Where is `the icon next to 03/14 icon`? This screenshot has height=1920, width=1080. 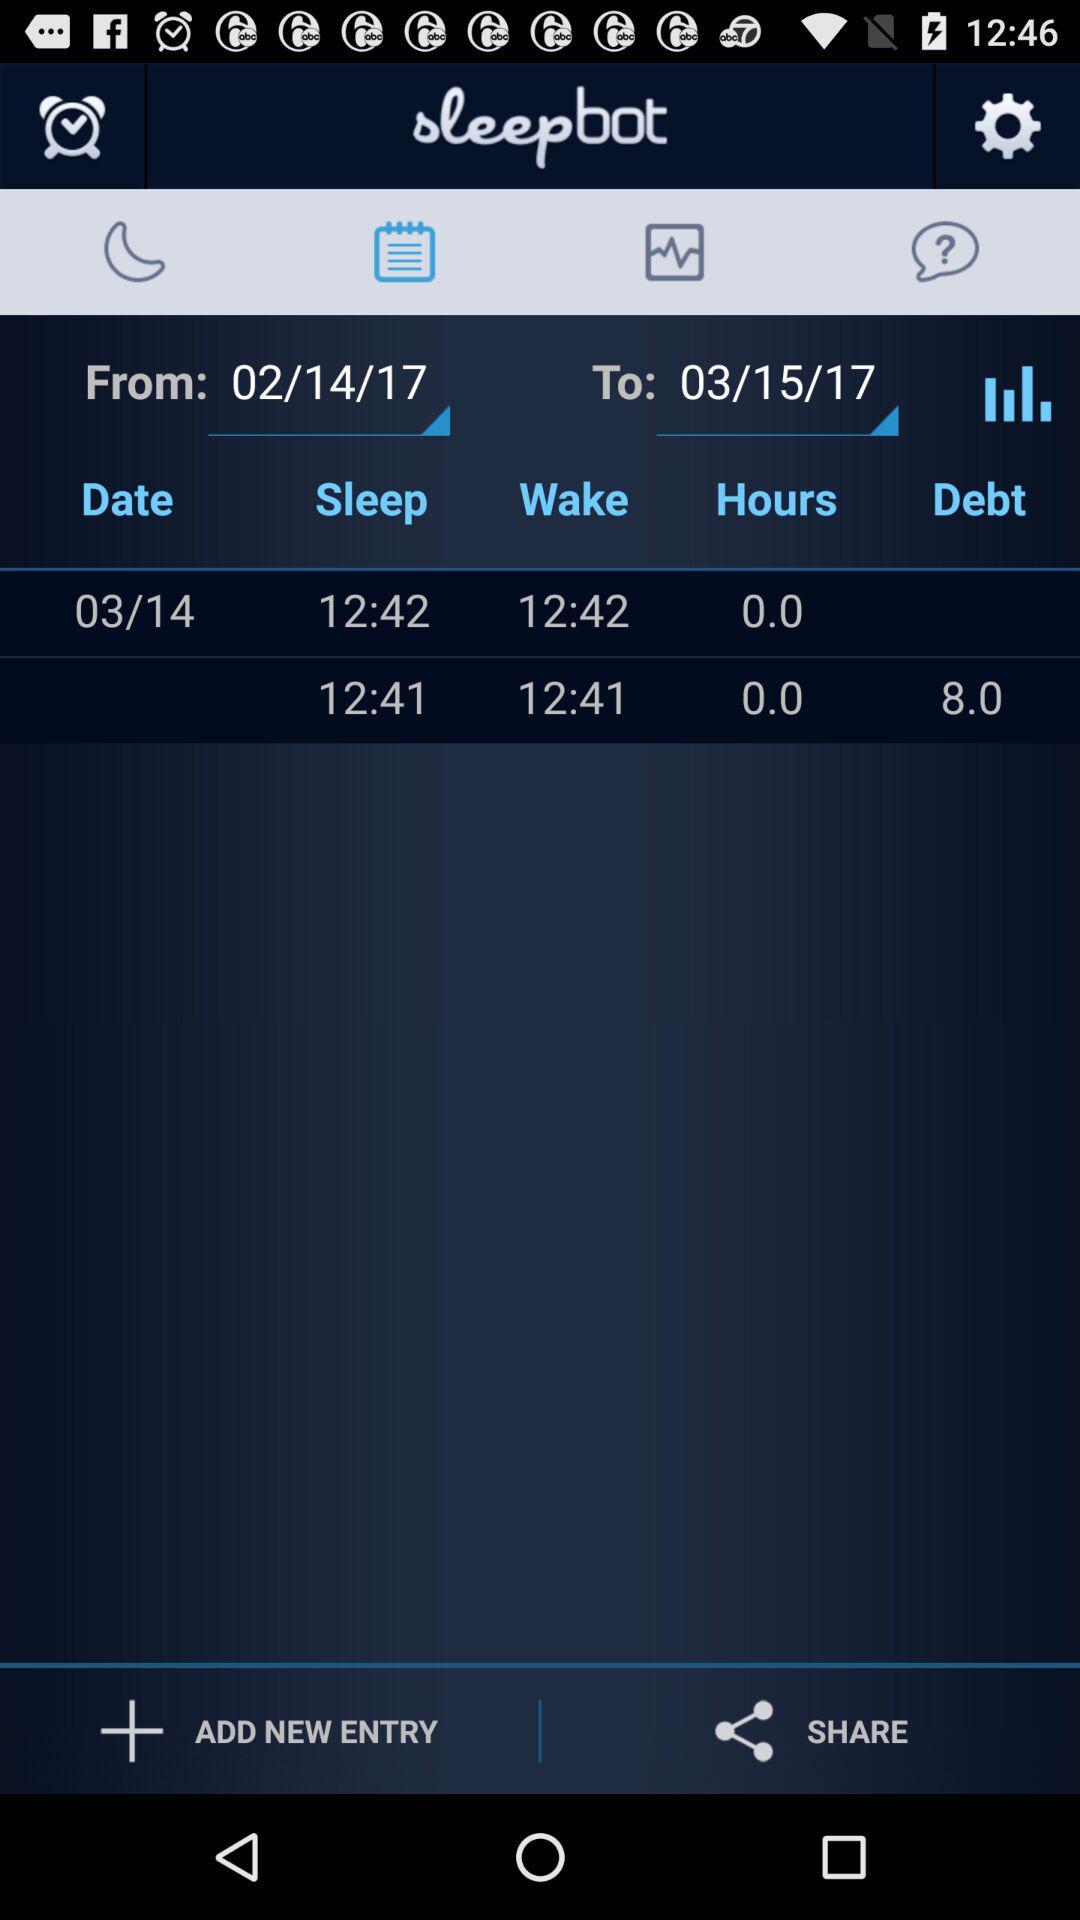 the icon next to 03/14 icon is located at coordinates (41, 700).